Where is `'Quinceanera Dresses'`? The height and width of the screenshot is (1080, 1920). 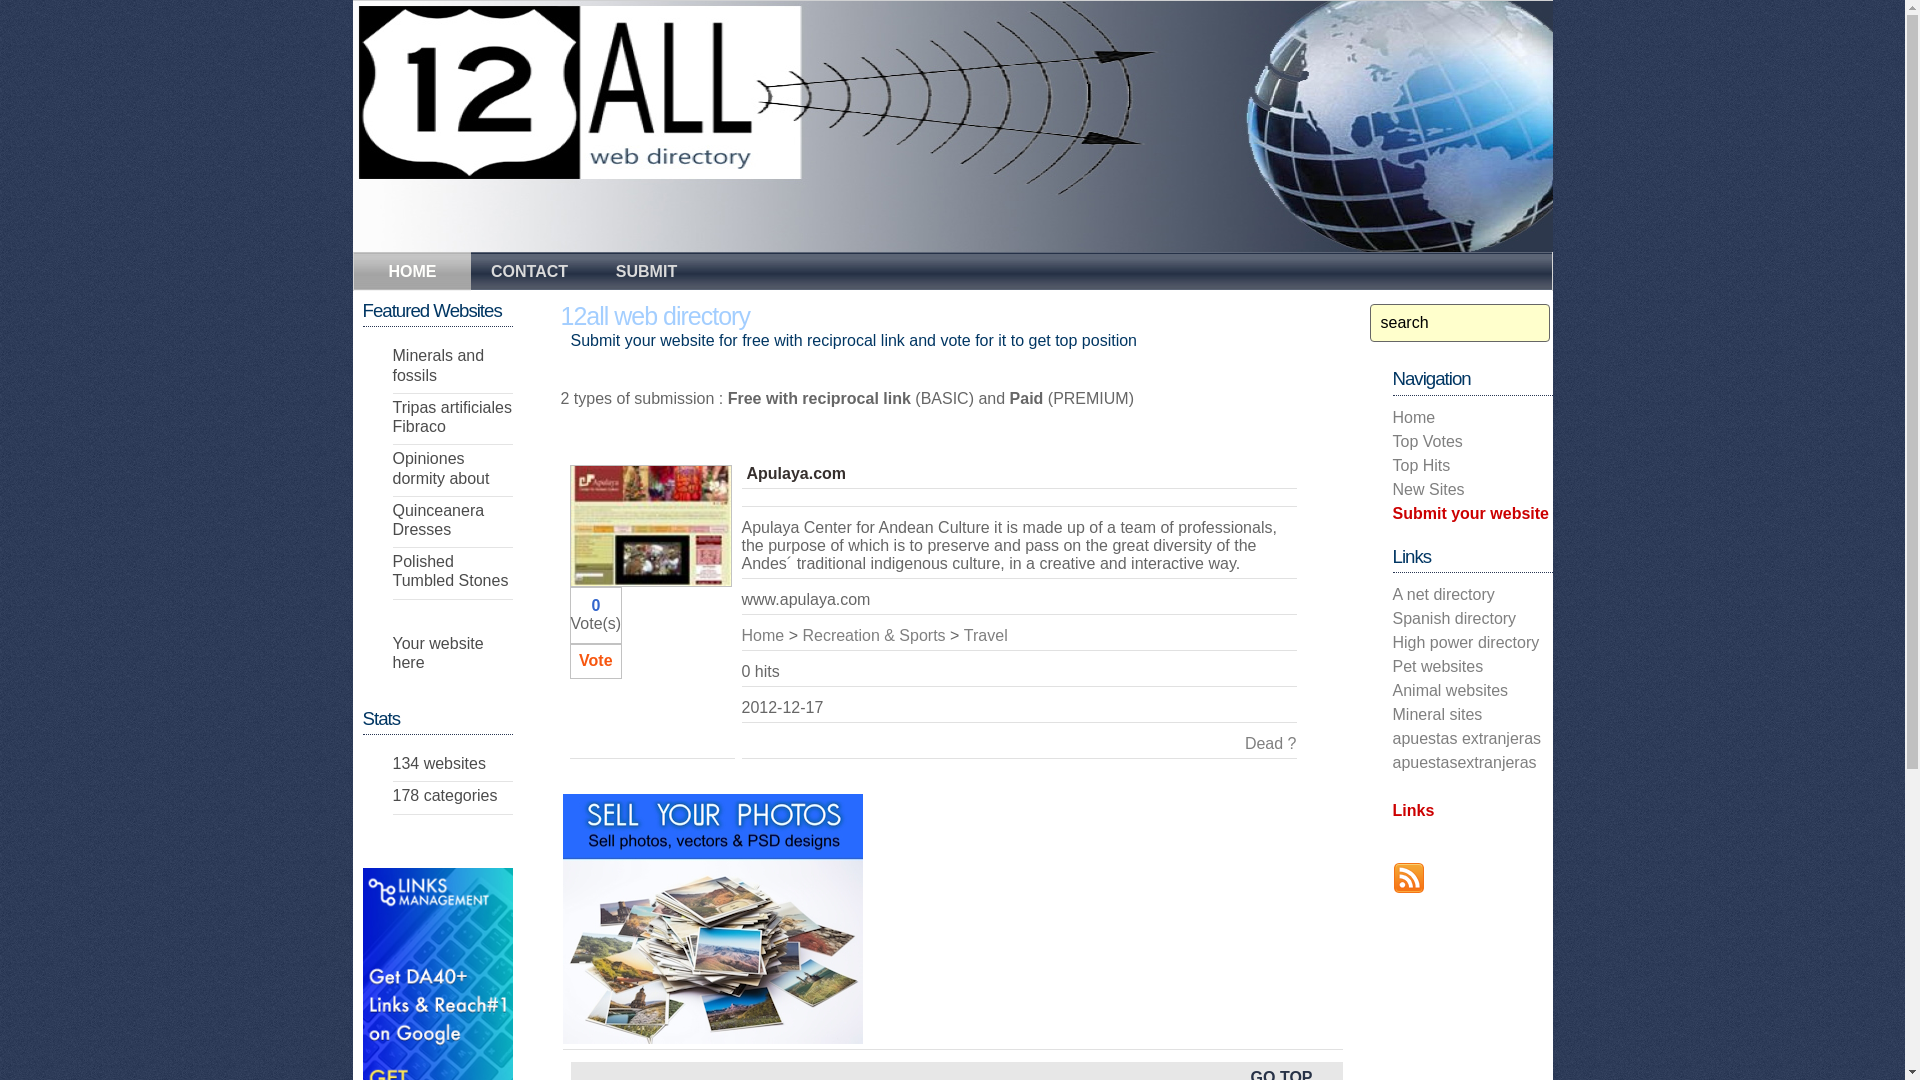 'Quinceanera Dresses' is located at coordinates (392, 519).